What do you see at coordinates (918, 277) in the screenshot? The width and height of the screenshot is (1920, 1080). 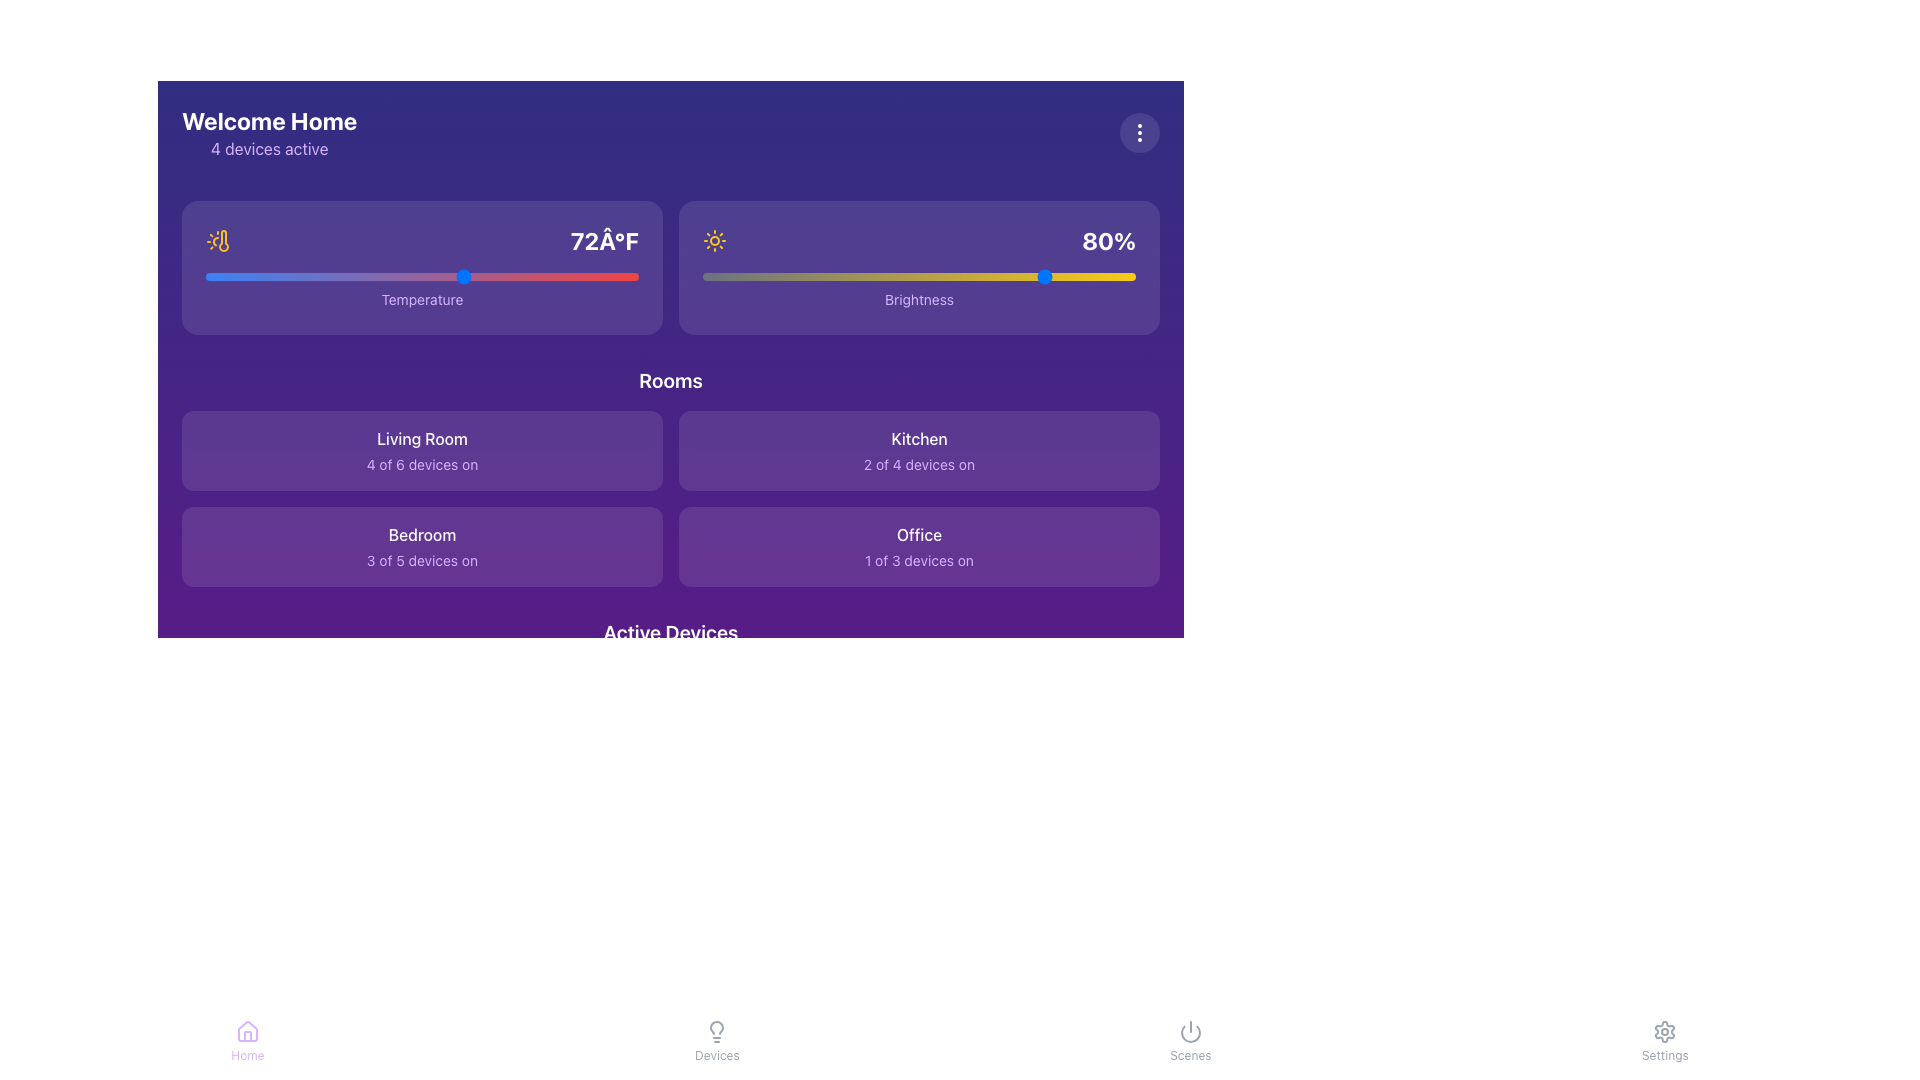 I see `the slider control, which has a gradient color scheme and is located beneath the sun icon labeled '80%'` at bounding box center [918, 277].